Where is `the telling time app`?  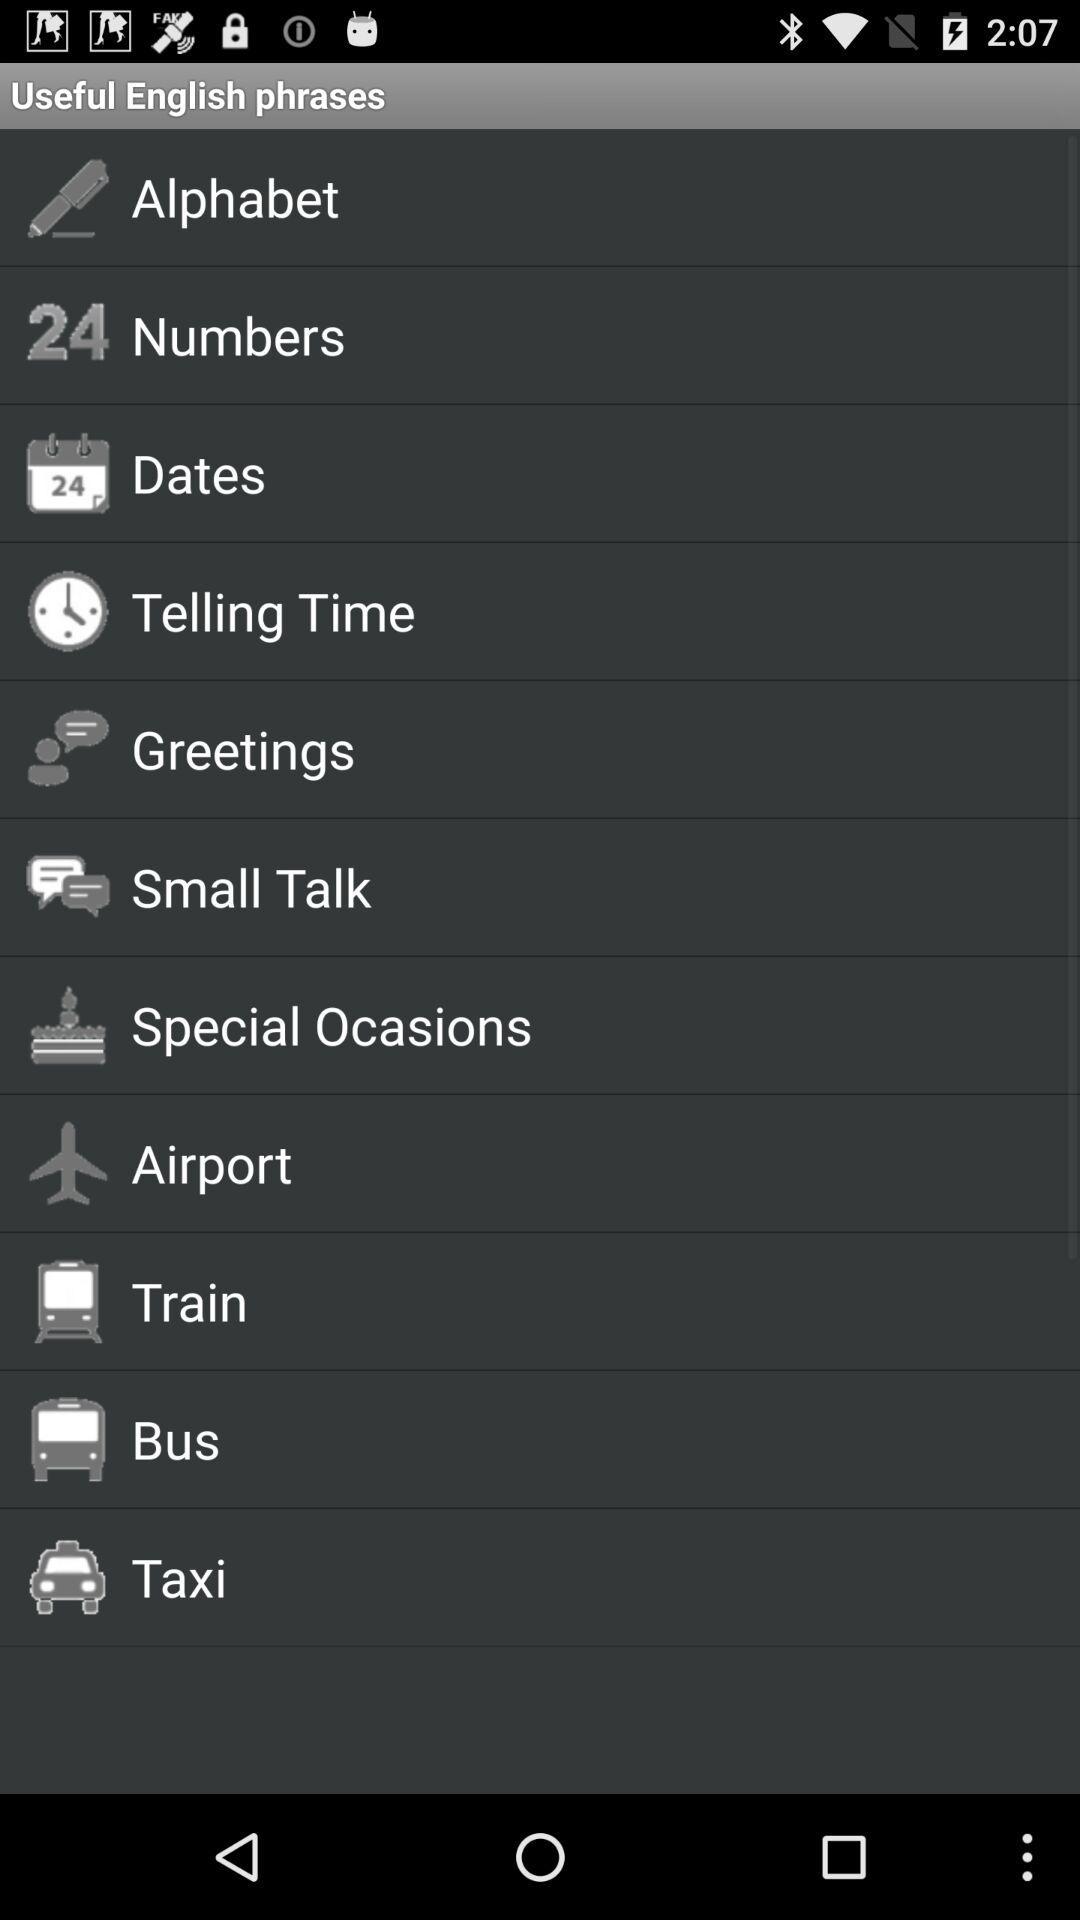 the telling time app is located at coordinates (582, 609).